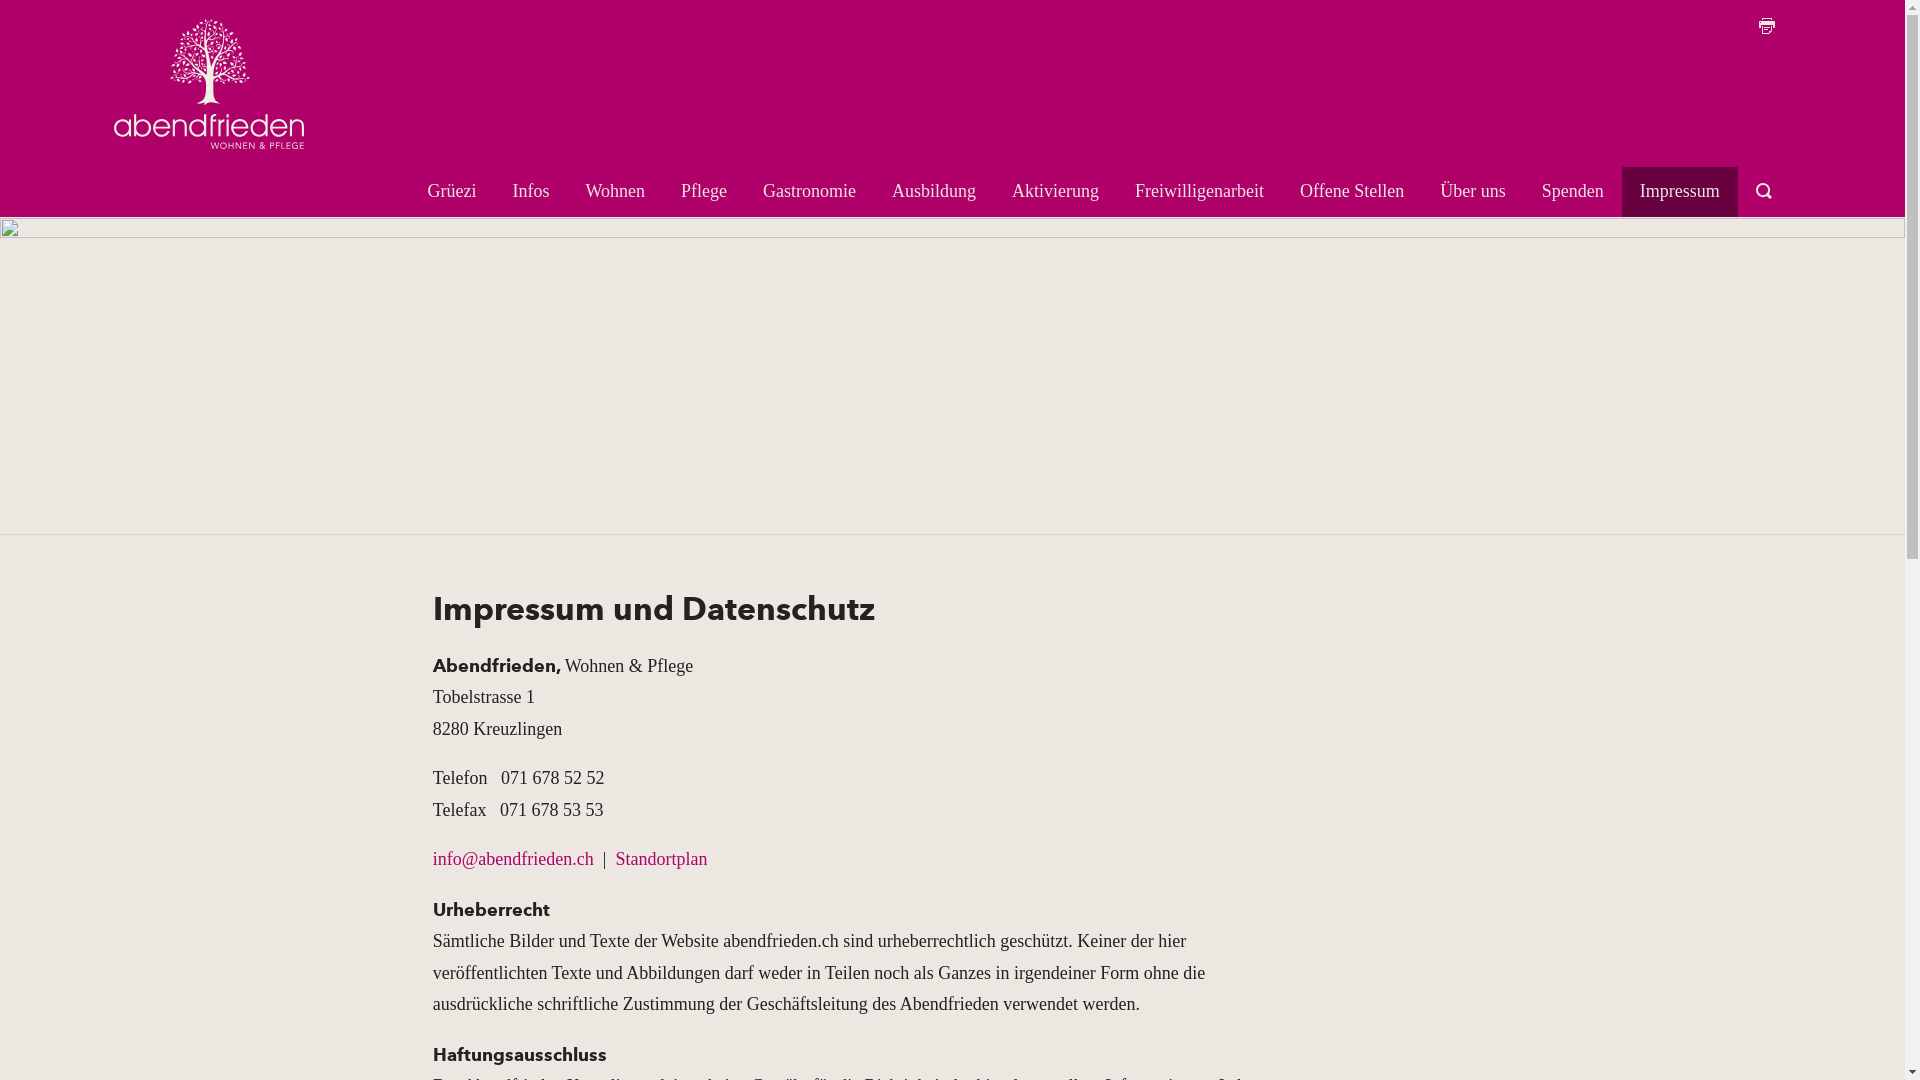  Describe the element at coordinates (513, 858) in the screenshot. I see `'info@abendfrieden.ch'` at that location.